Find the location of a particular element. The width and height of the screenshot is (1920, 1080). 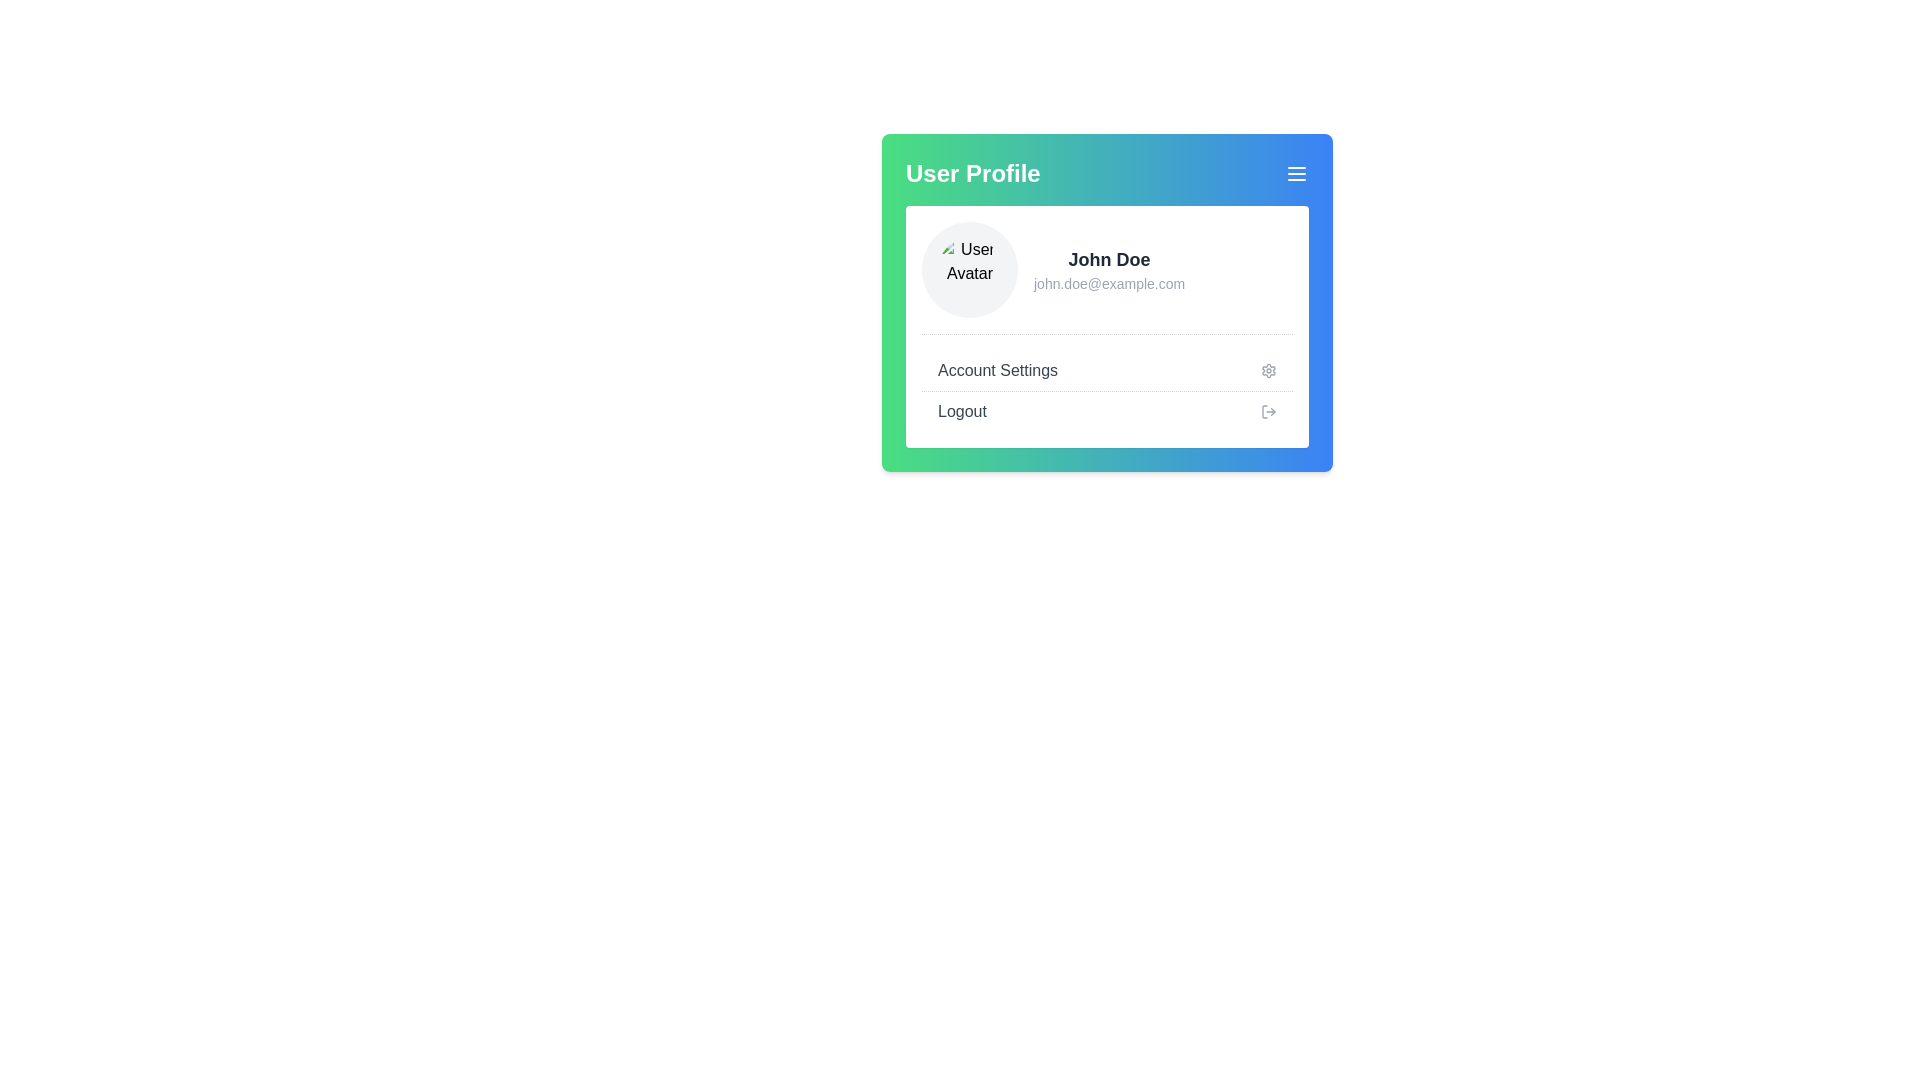

the circular avatar placeholder with a gray background located to the left of the username 'John Doe' and email 'john.doe@example.com' in the User Profile card interface is located at coordinates (969, 270).